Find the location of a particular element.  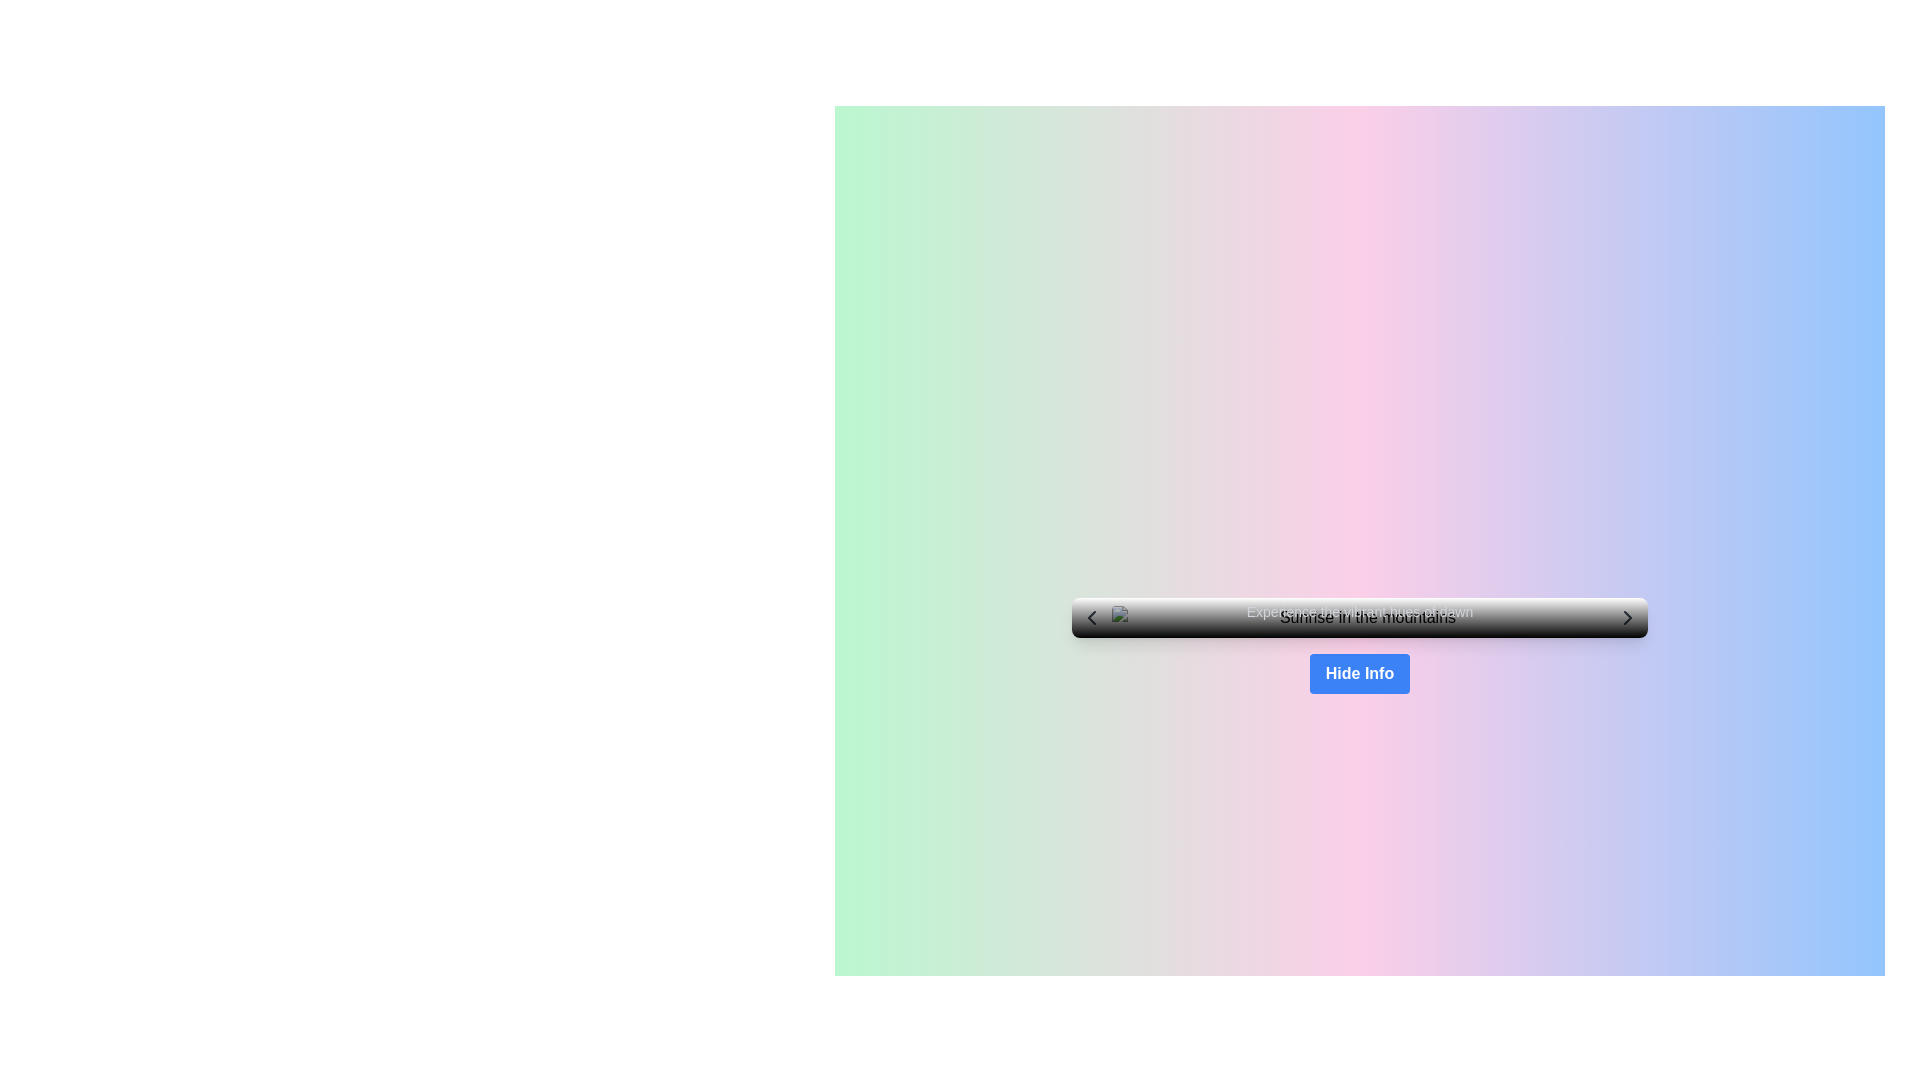

the image with overlaying captions displaying 'Sunrise in the mountains' to interact with the overlay content if enabled is located at coordinates (1359, 616).